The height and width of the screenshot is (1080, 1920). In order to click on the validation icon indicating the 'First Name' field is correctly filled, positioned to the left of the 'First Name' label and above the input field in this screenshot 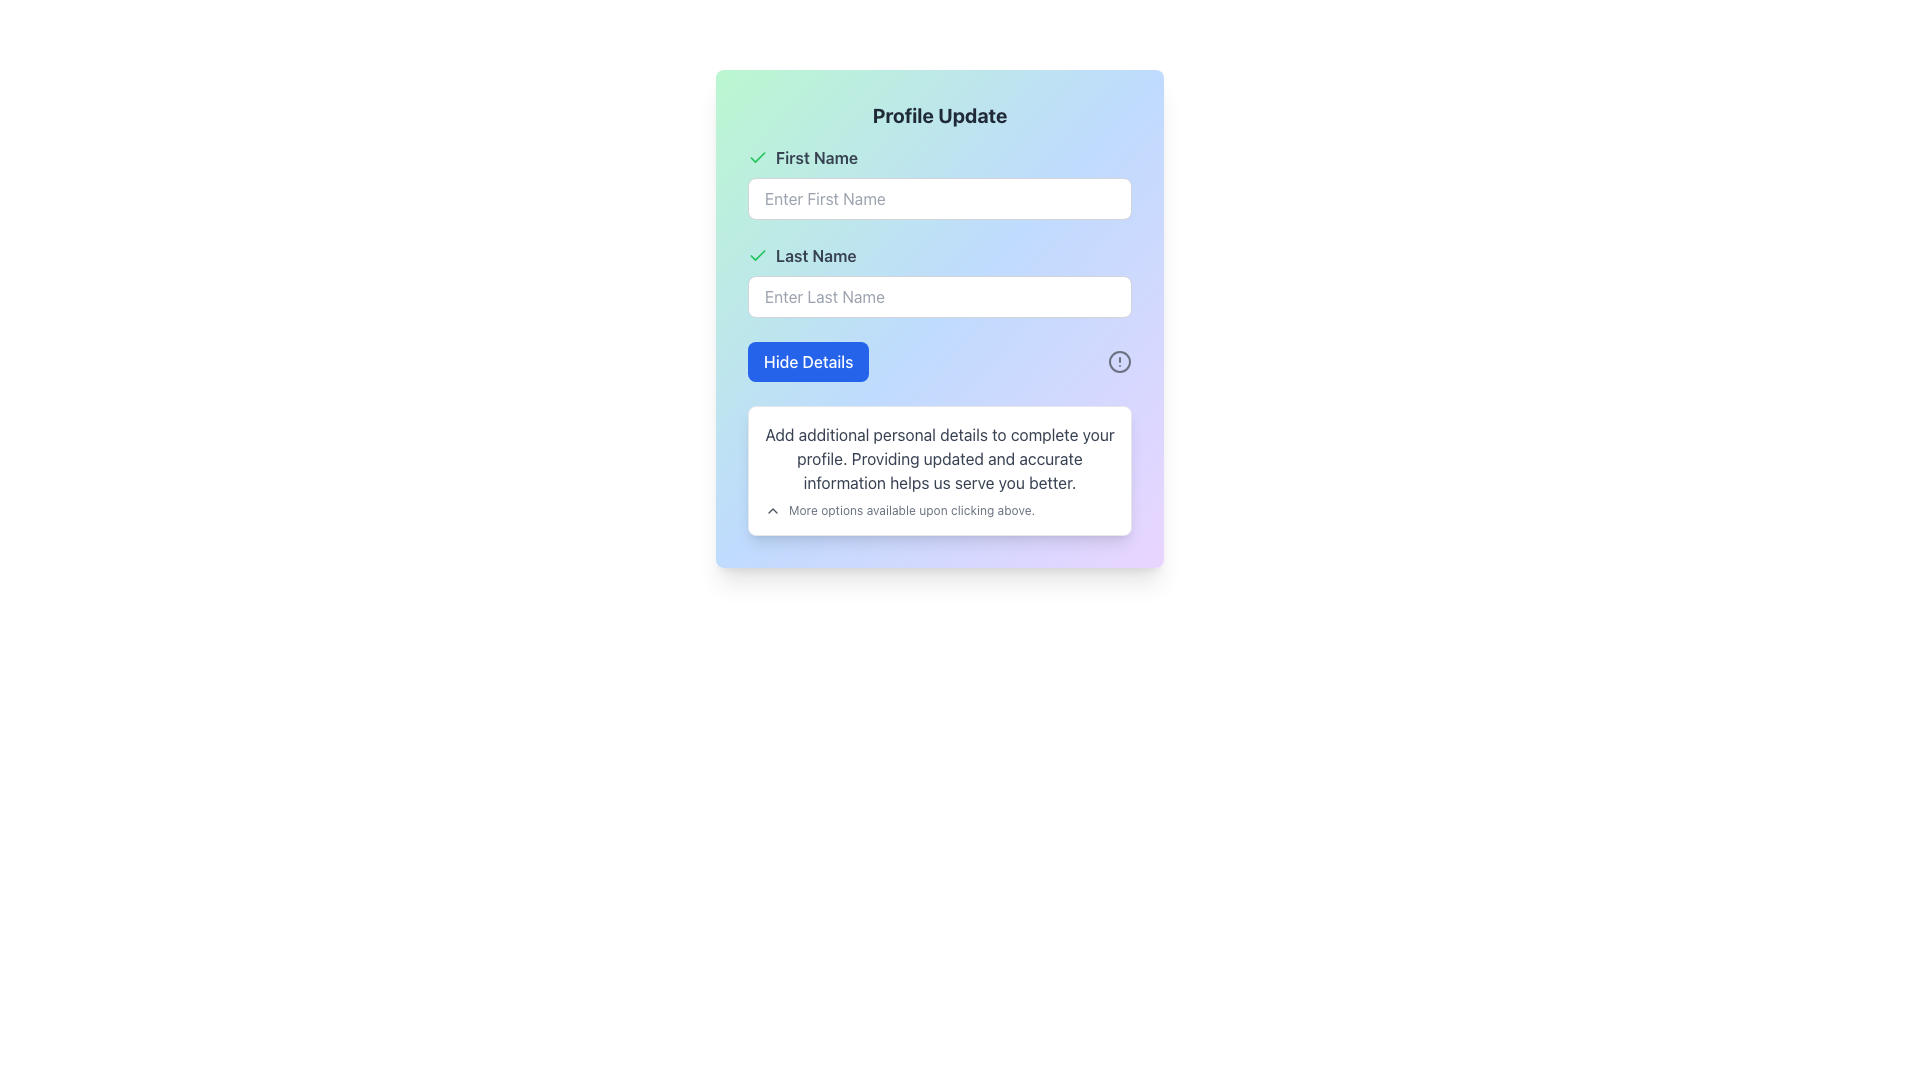, I will do `click(757, 253)`.